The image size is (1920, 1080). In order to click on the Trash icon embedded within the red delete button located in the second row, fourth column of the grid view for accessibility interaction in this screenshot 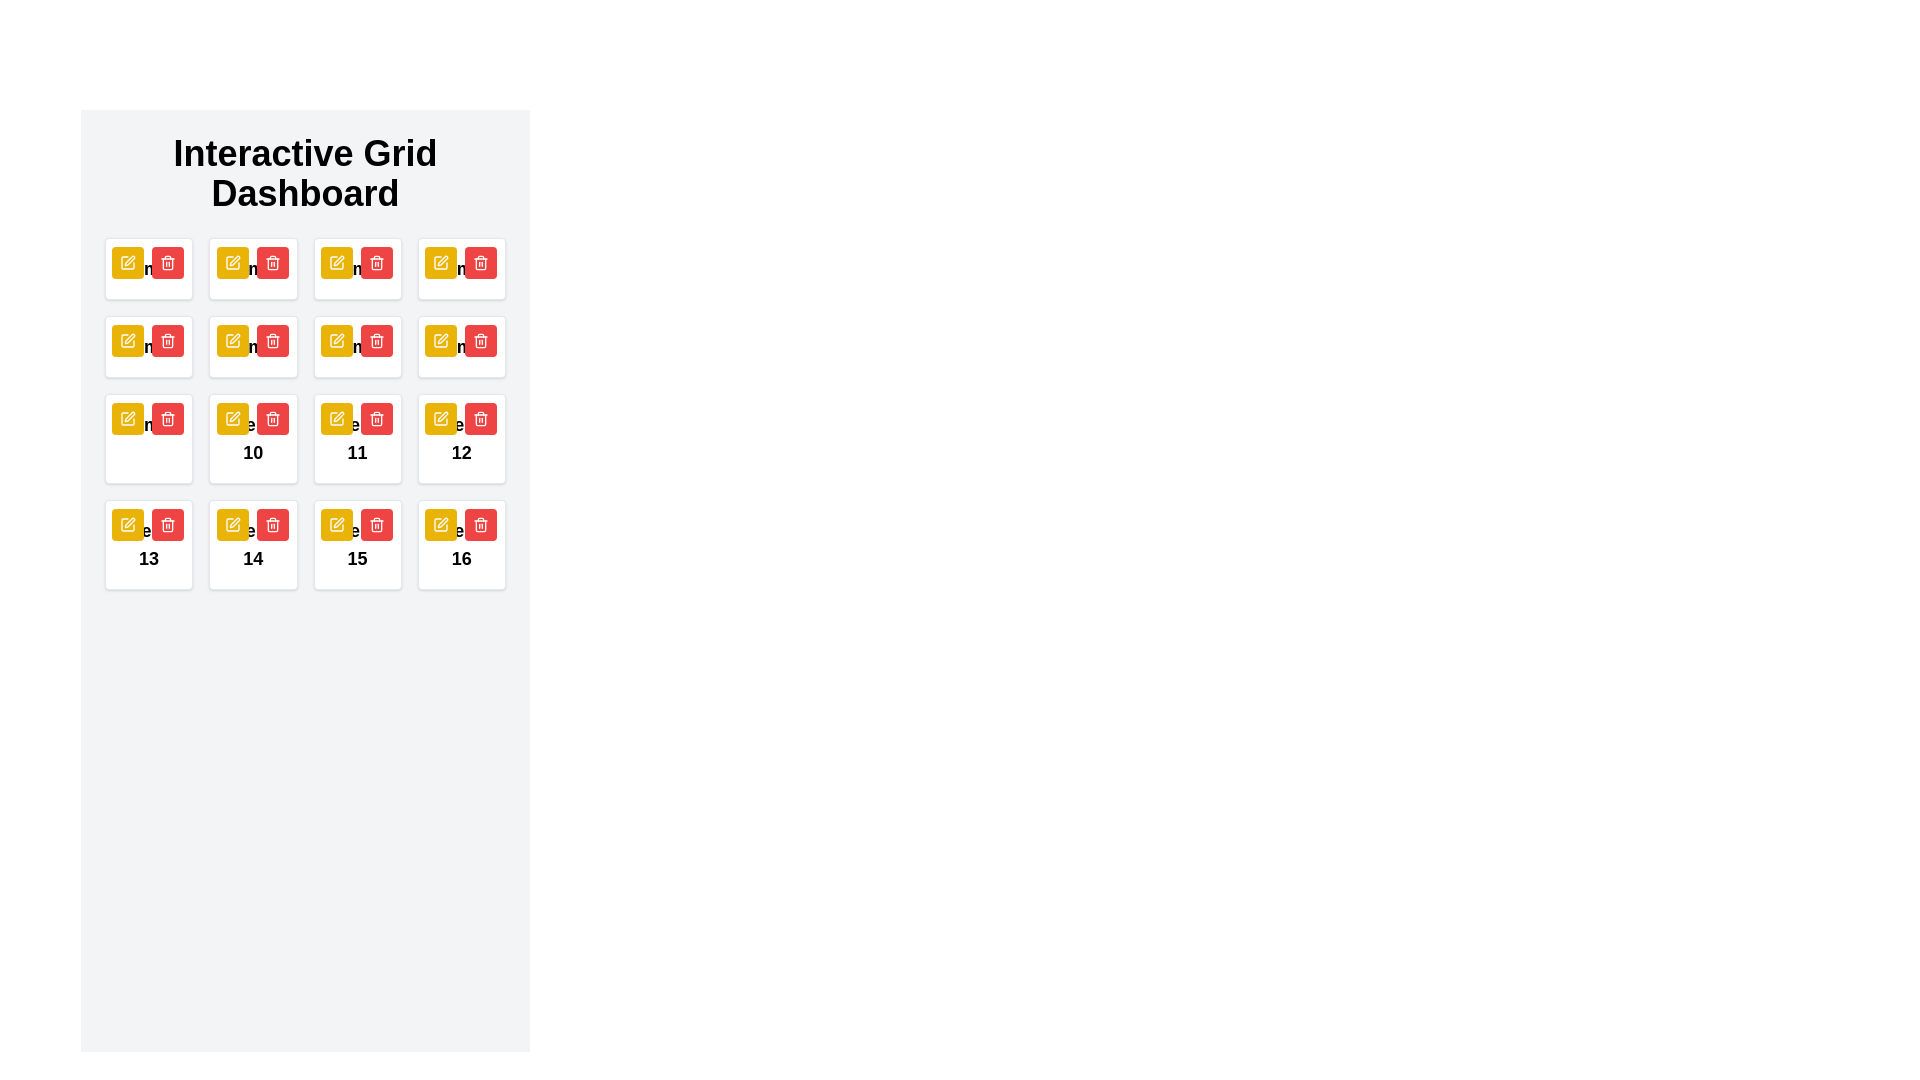, I will do `click(480, 261)`.